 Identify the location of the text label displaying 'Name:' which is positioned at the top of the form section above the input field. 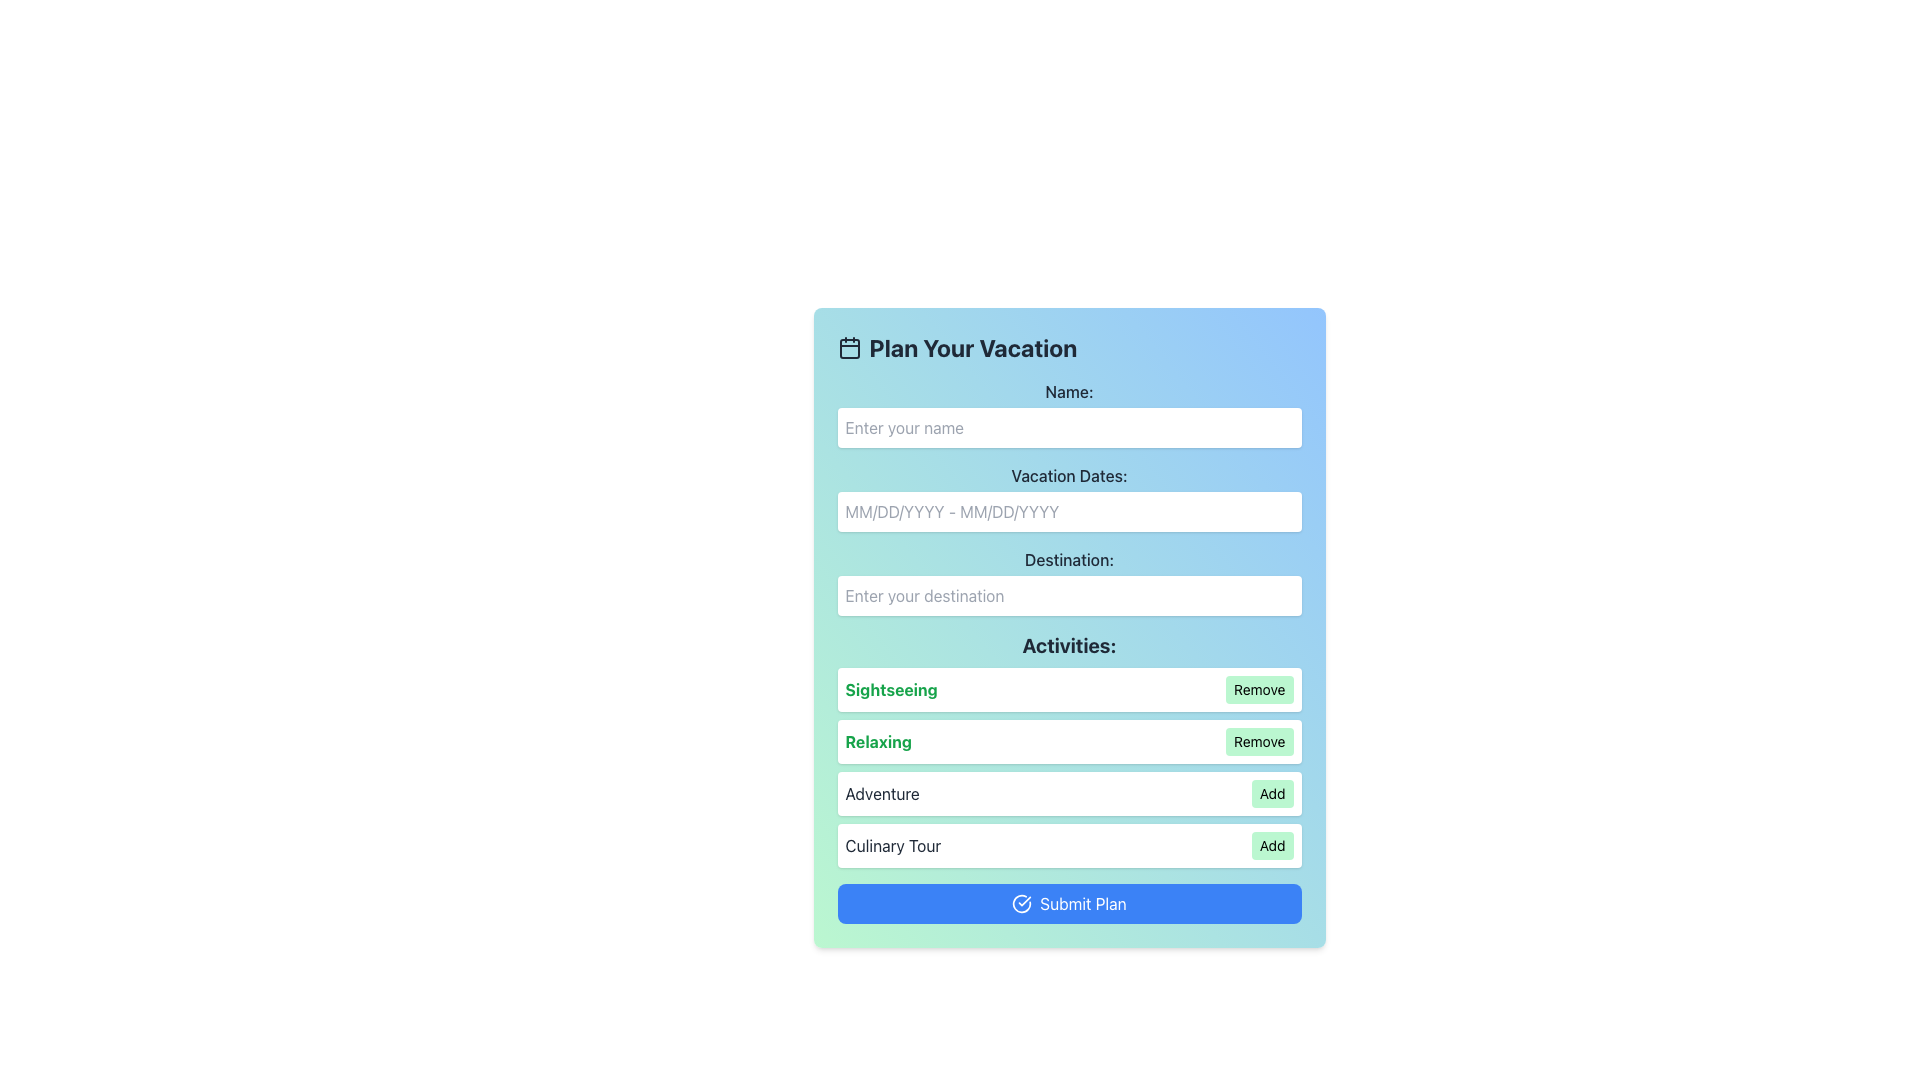
(1068, 392).